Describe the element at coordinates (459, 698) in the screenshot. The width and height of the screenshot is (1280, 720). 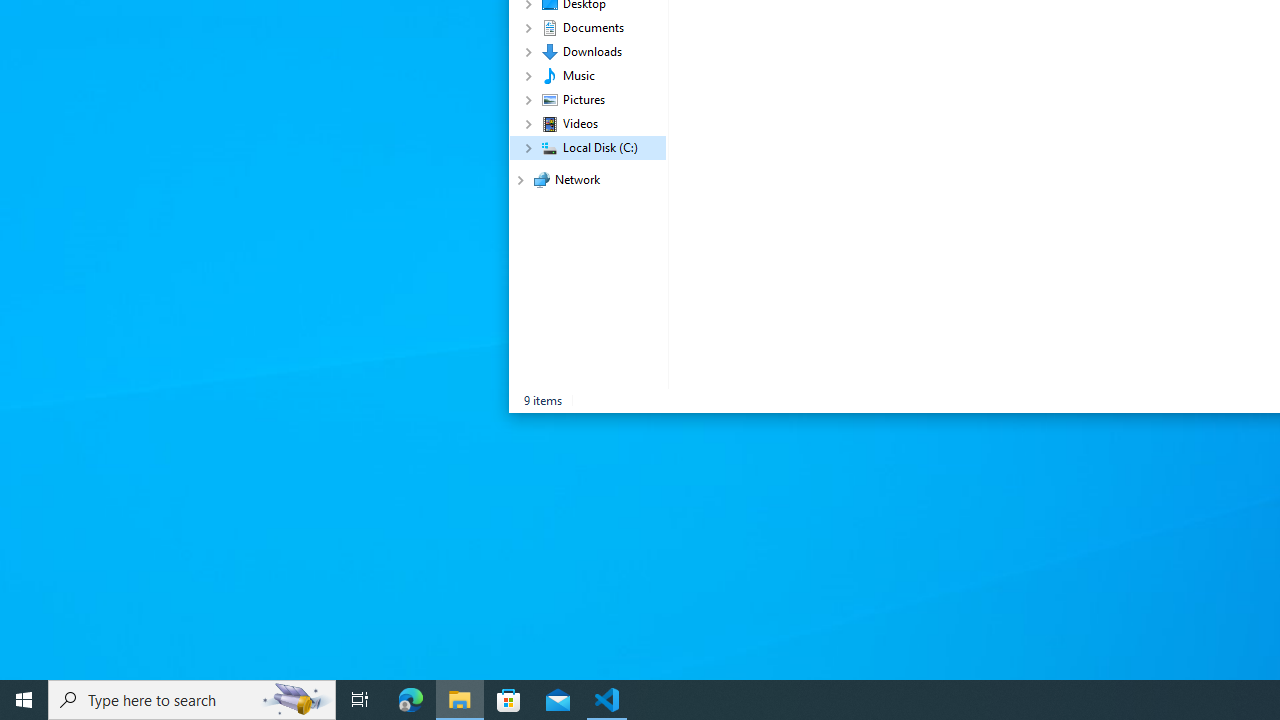
I see `'File Explorer - 1 running window'` at that location.